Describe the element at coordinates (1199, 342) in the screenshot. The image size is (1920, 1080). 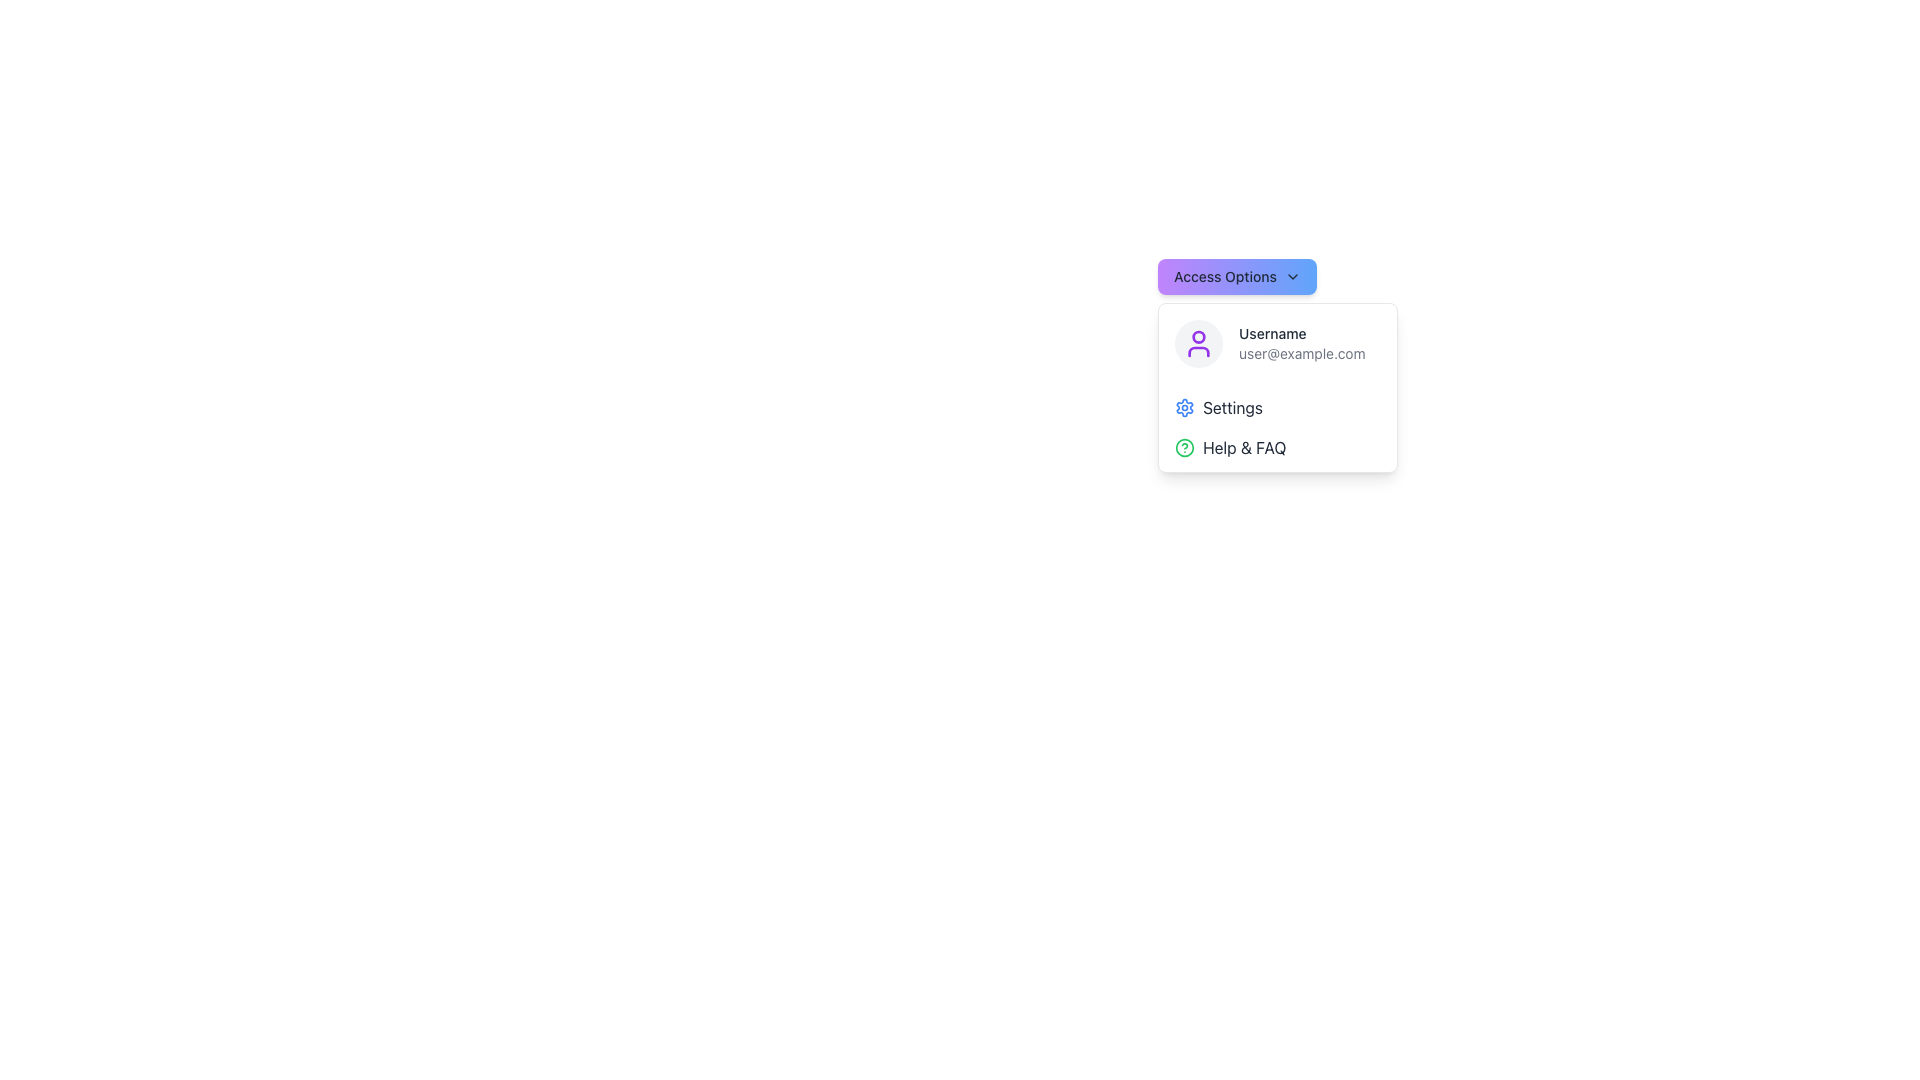
I see `the user avatar icon, which is represented as a stylized purple person silhouette located in the top left part of the dropdown panel above the 'Username' label` at that location.